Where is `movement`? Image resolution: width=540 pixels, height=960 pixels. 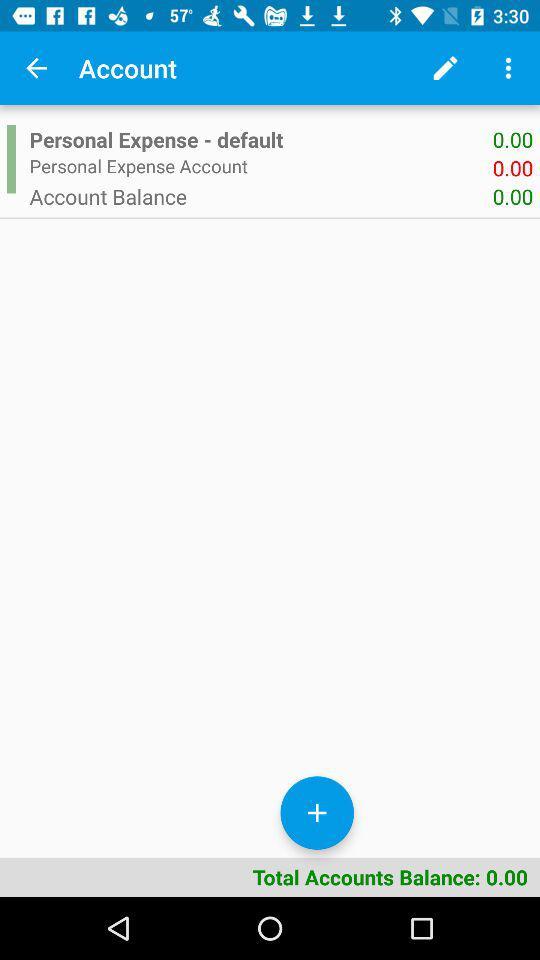 movement is located at coordinates (317, 813).